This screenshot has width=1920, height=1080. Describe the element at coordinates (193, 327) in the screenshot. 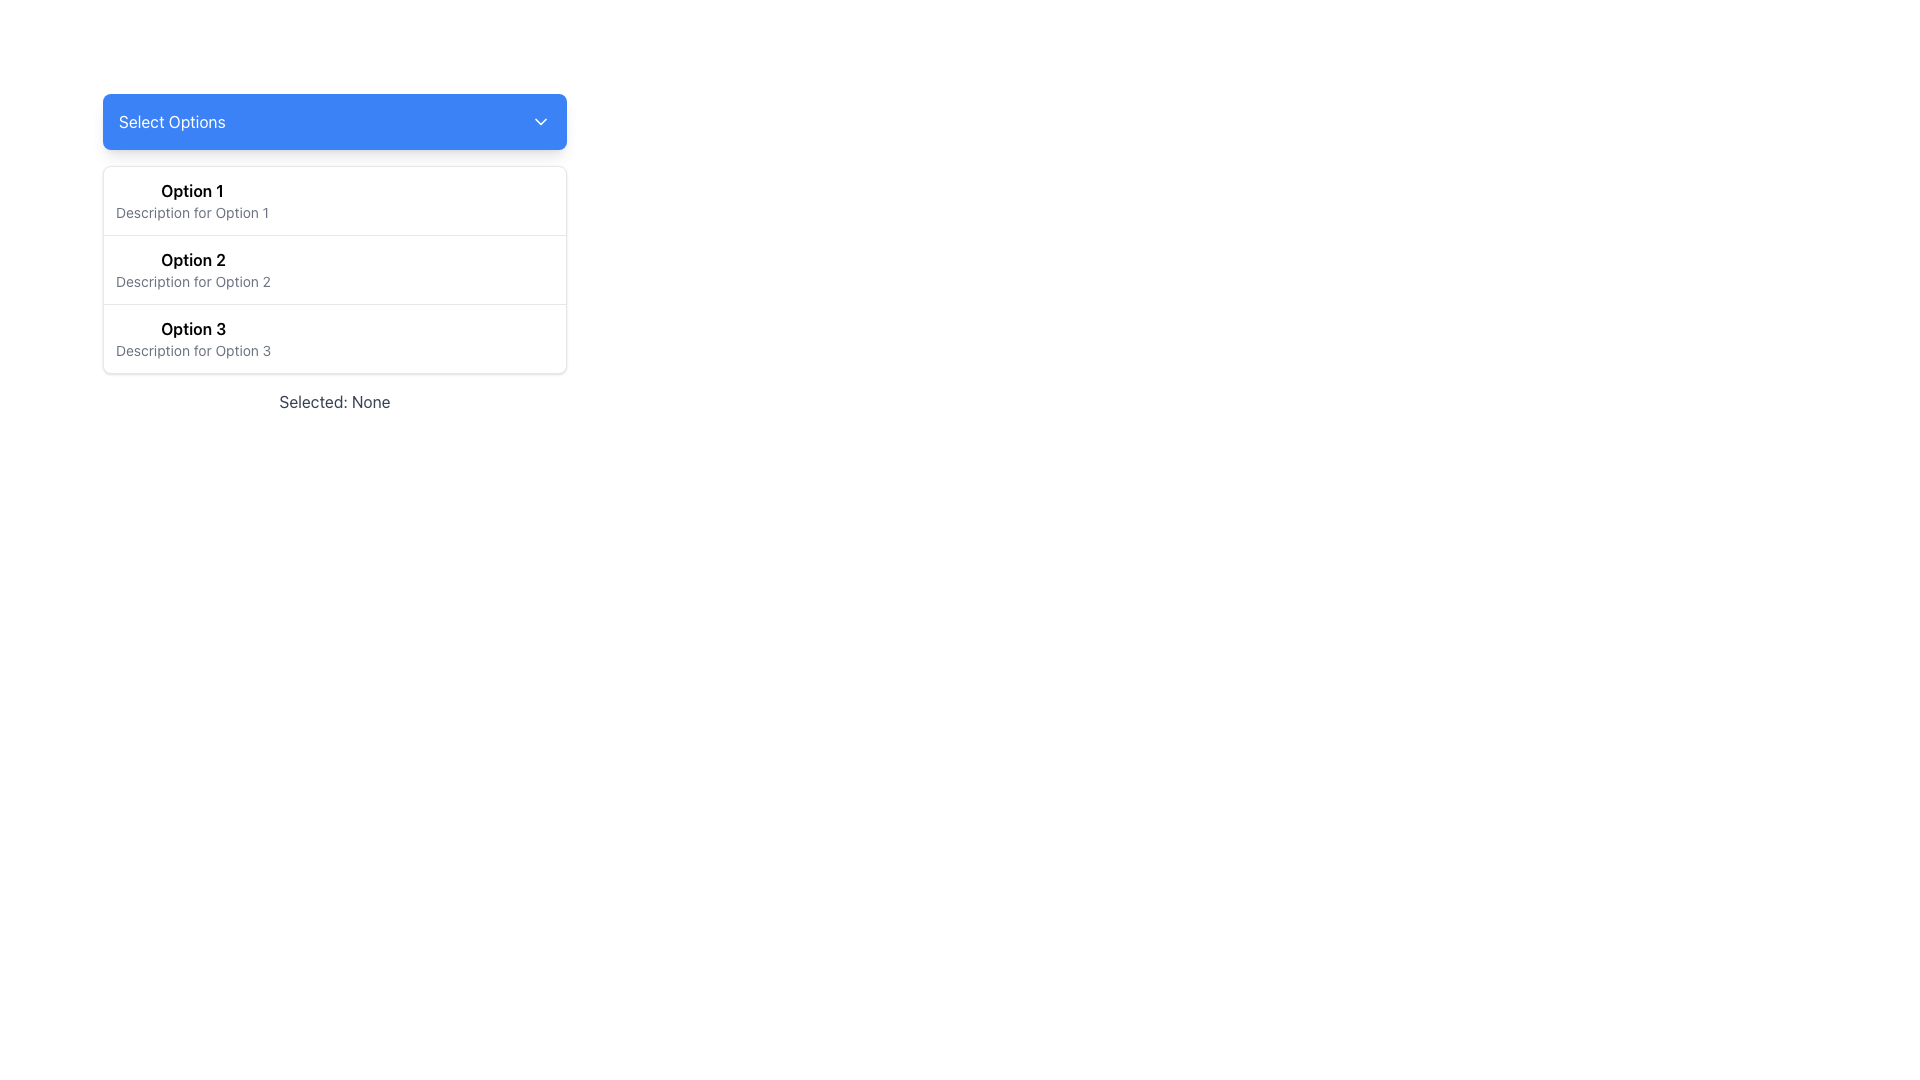

I see `text content of the bold-styled label 'Option 3' in the dropdown list, which is visually distinct with black font on a white background` at that location.